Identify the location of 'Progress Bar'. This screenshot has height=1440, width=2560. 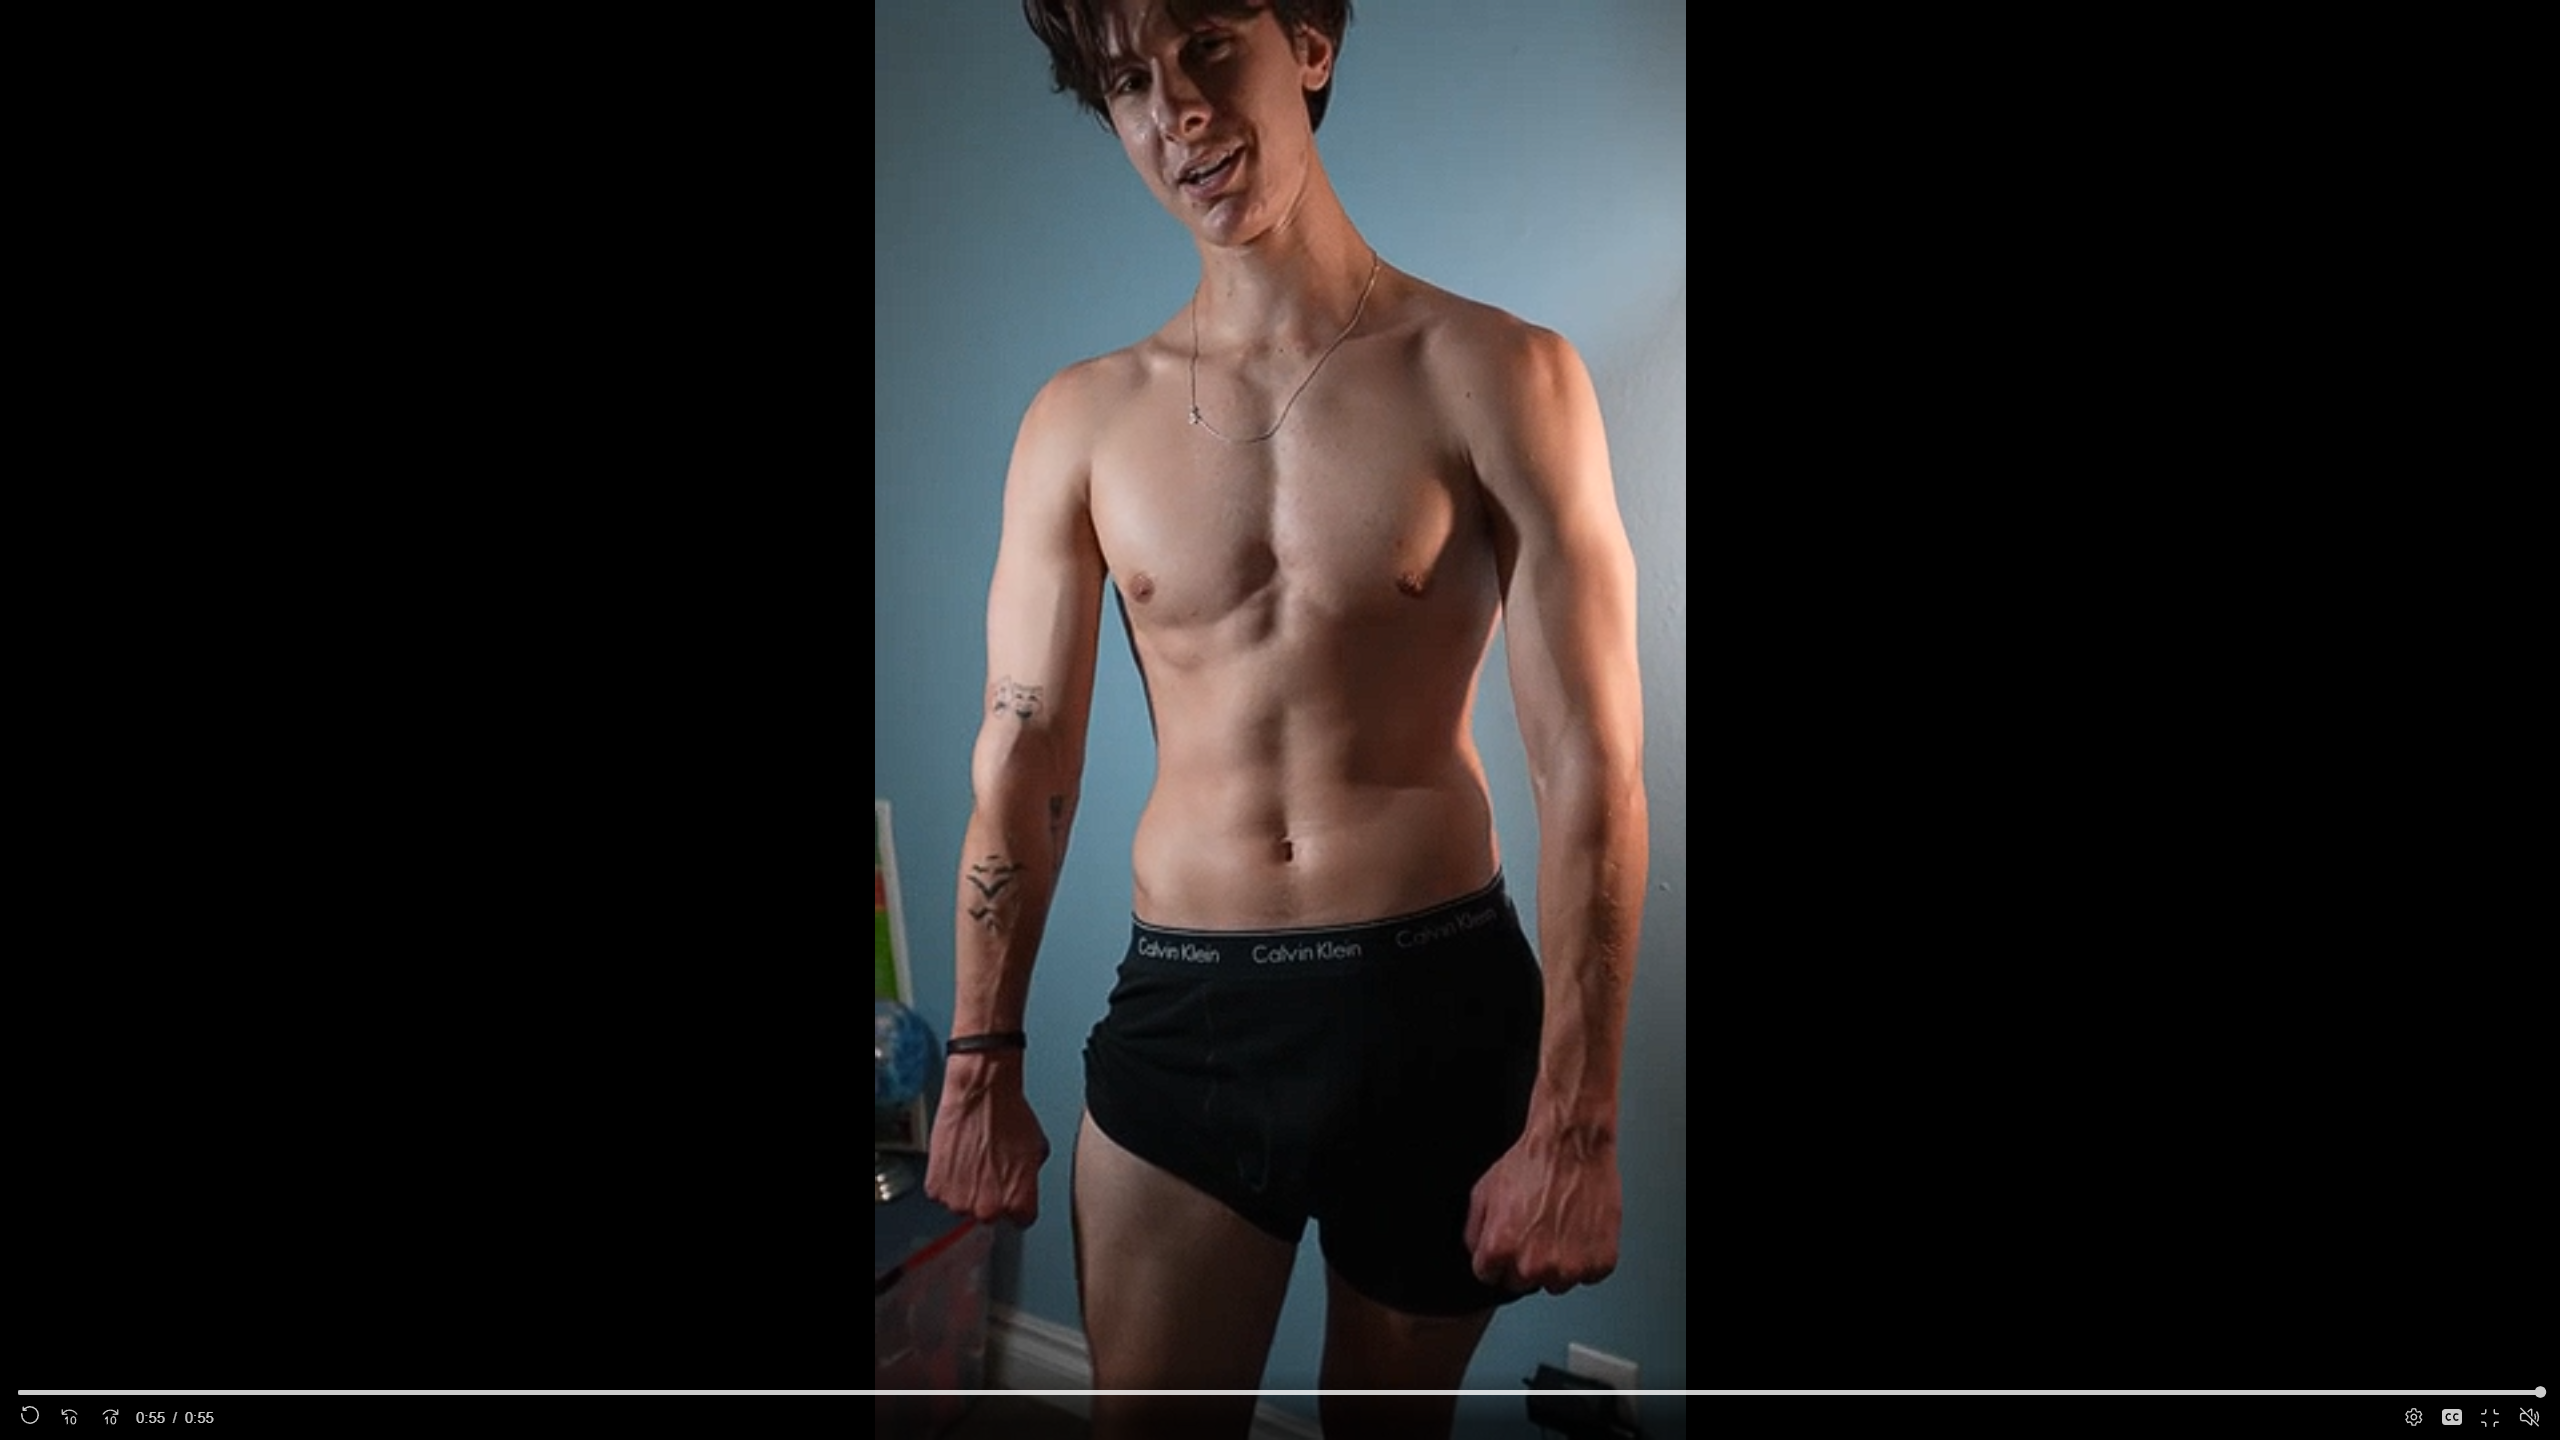
(1280, 1391).